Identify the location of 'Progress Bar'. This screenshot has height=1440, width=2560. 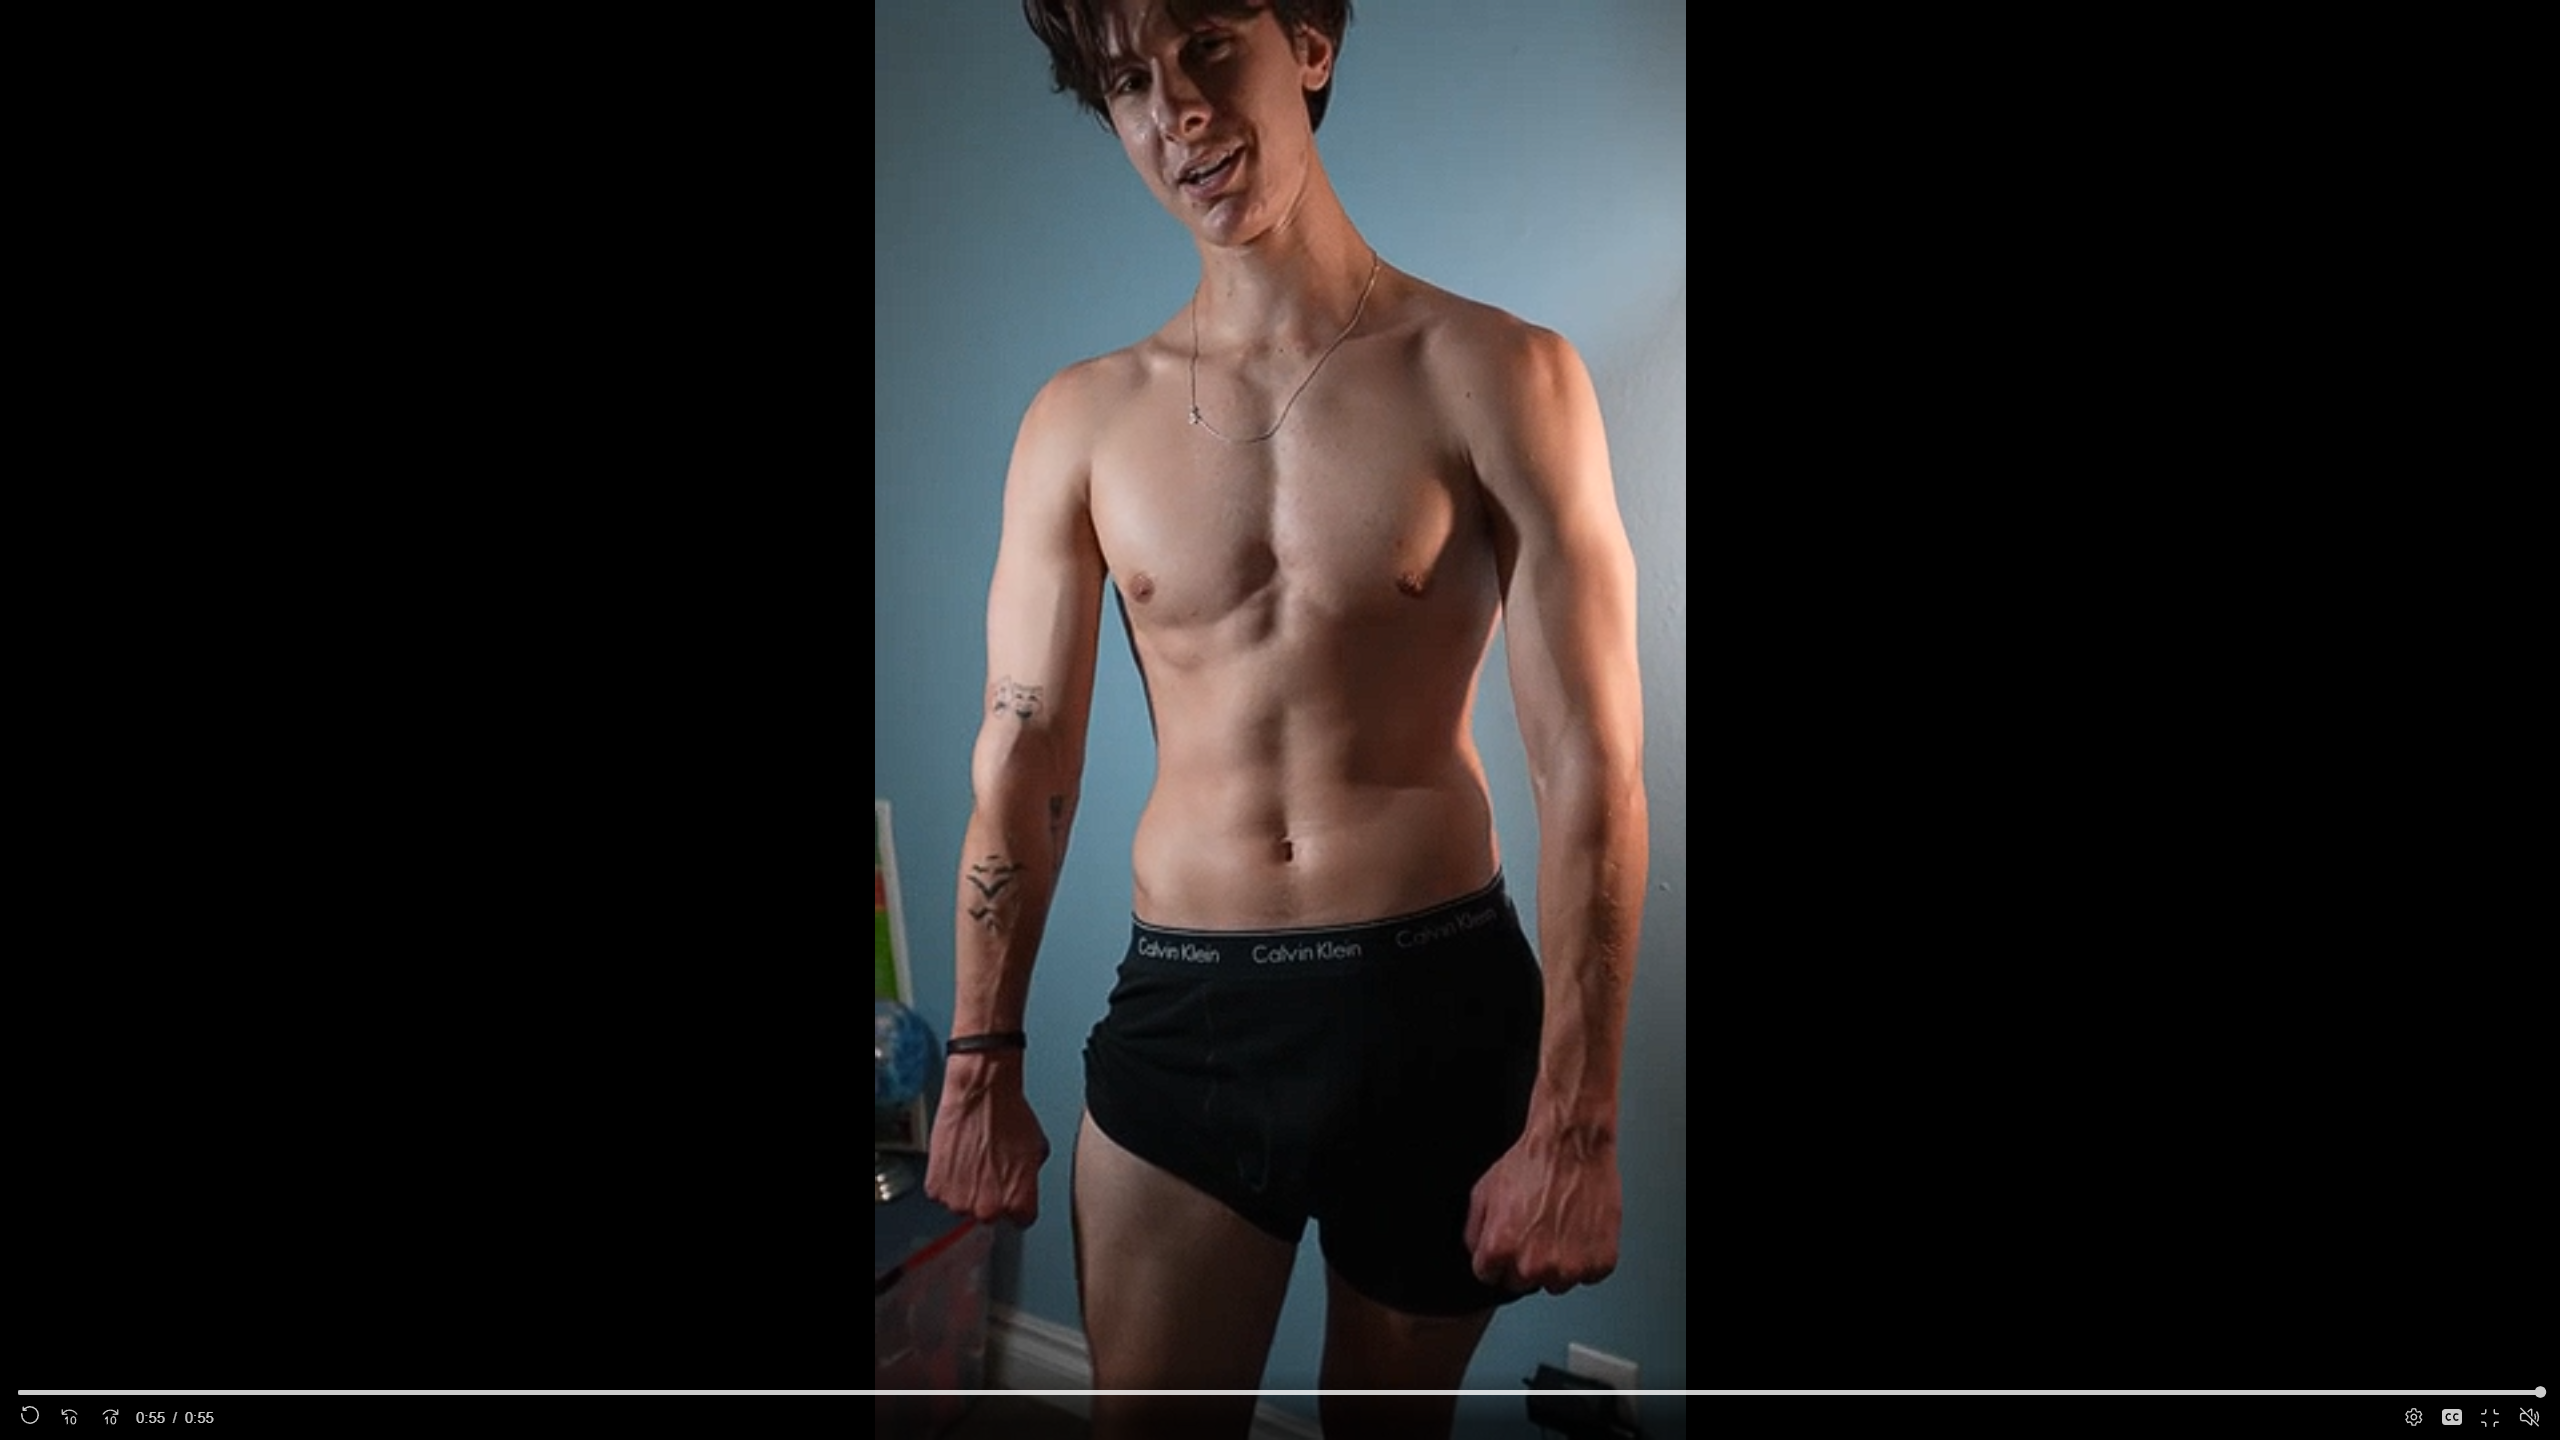
(1280, 1391).